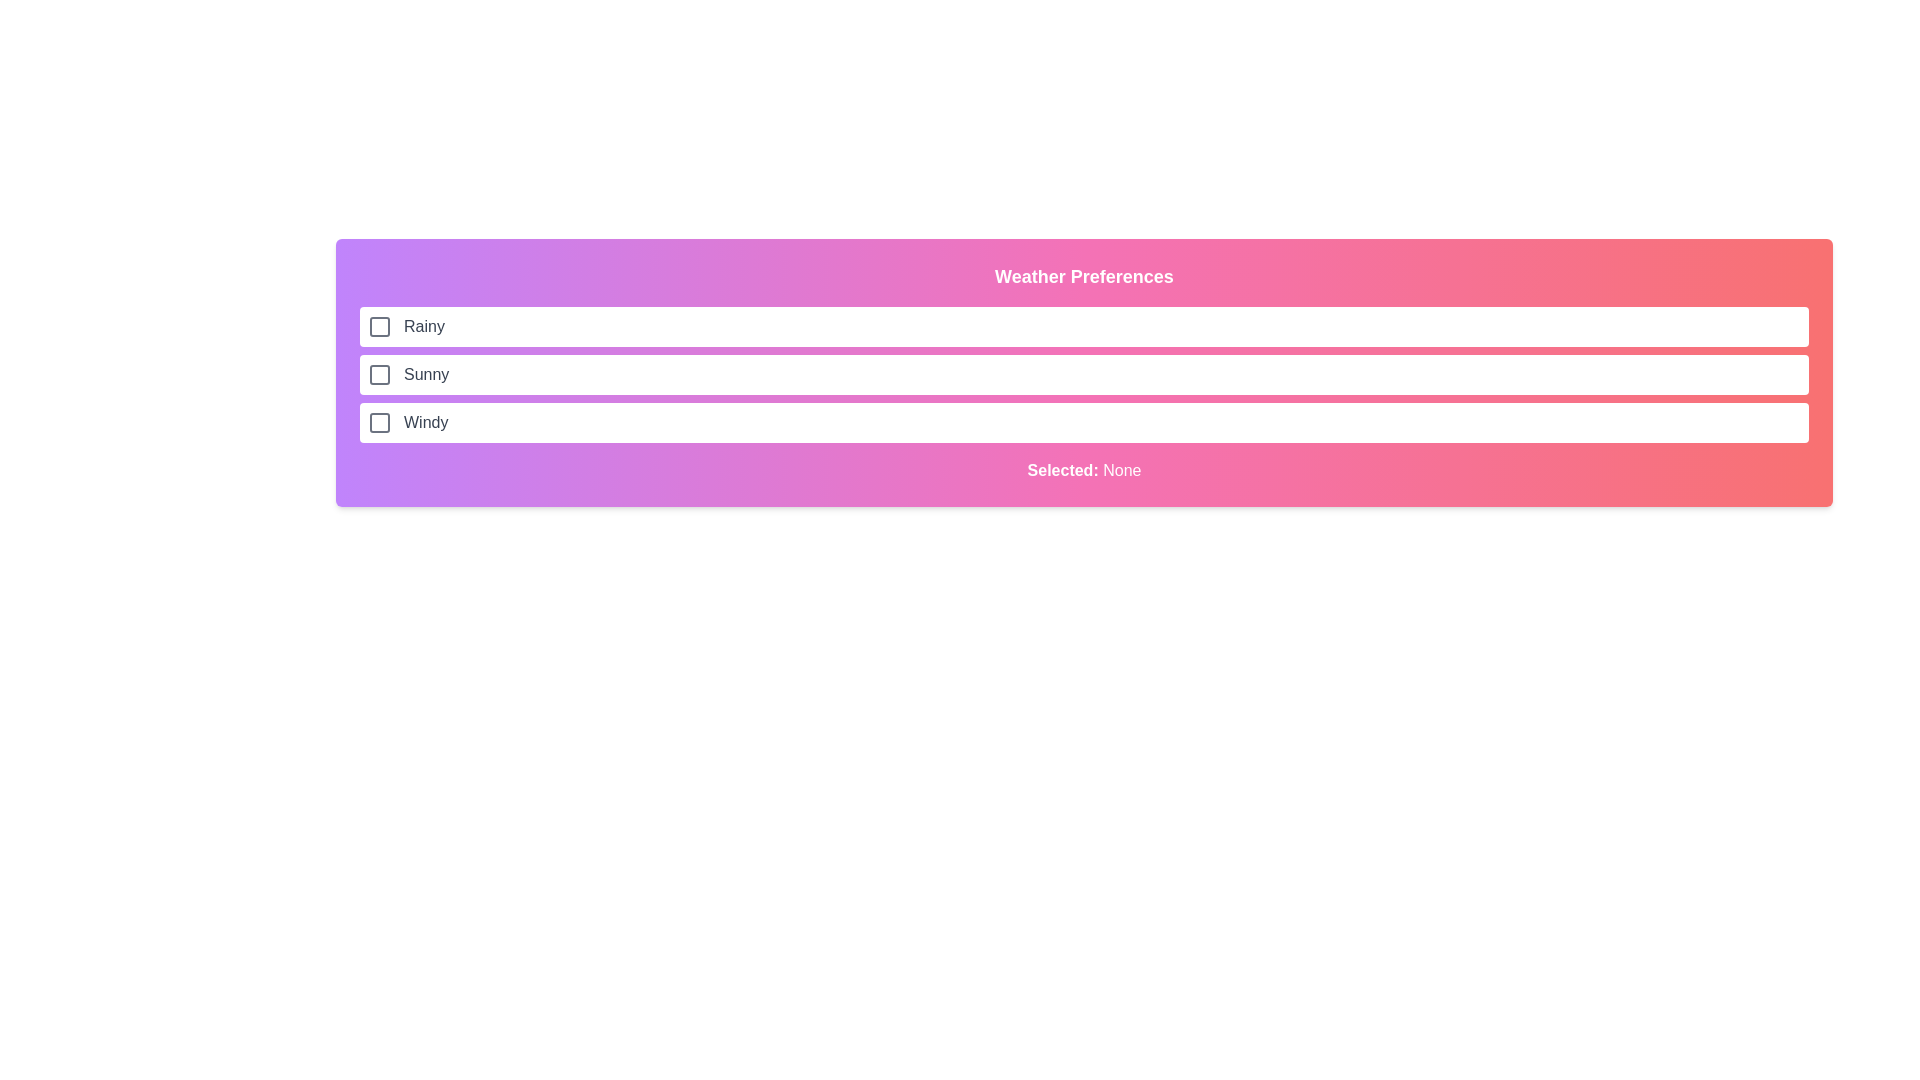 The image size is (1920, 1080). What do you see at coordinates (379, 374) in the screenshot?
I see `the checkbox located to the left of the text 'Sunny' in the Weather Preferences list` at bounding box center [379, 374].